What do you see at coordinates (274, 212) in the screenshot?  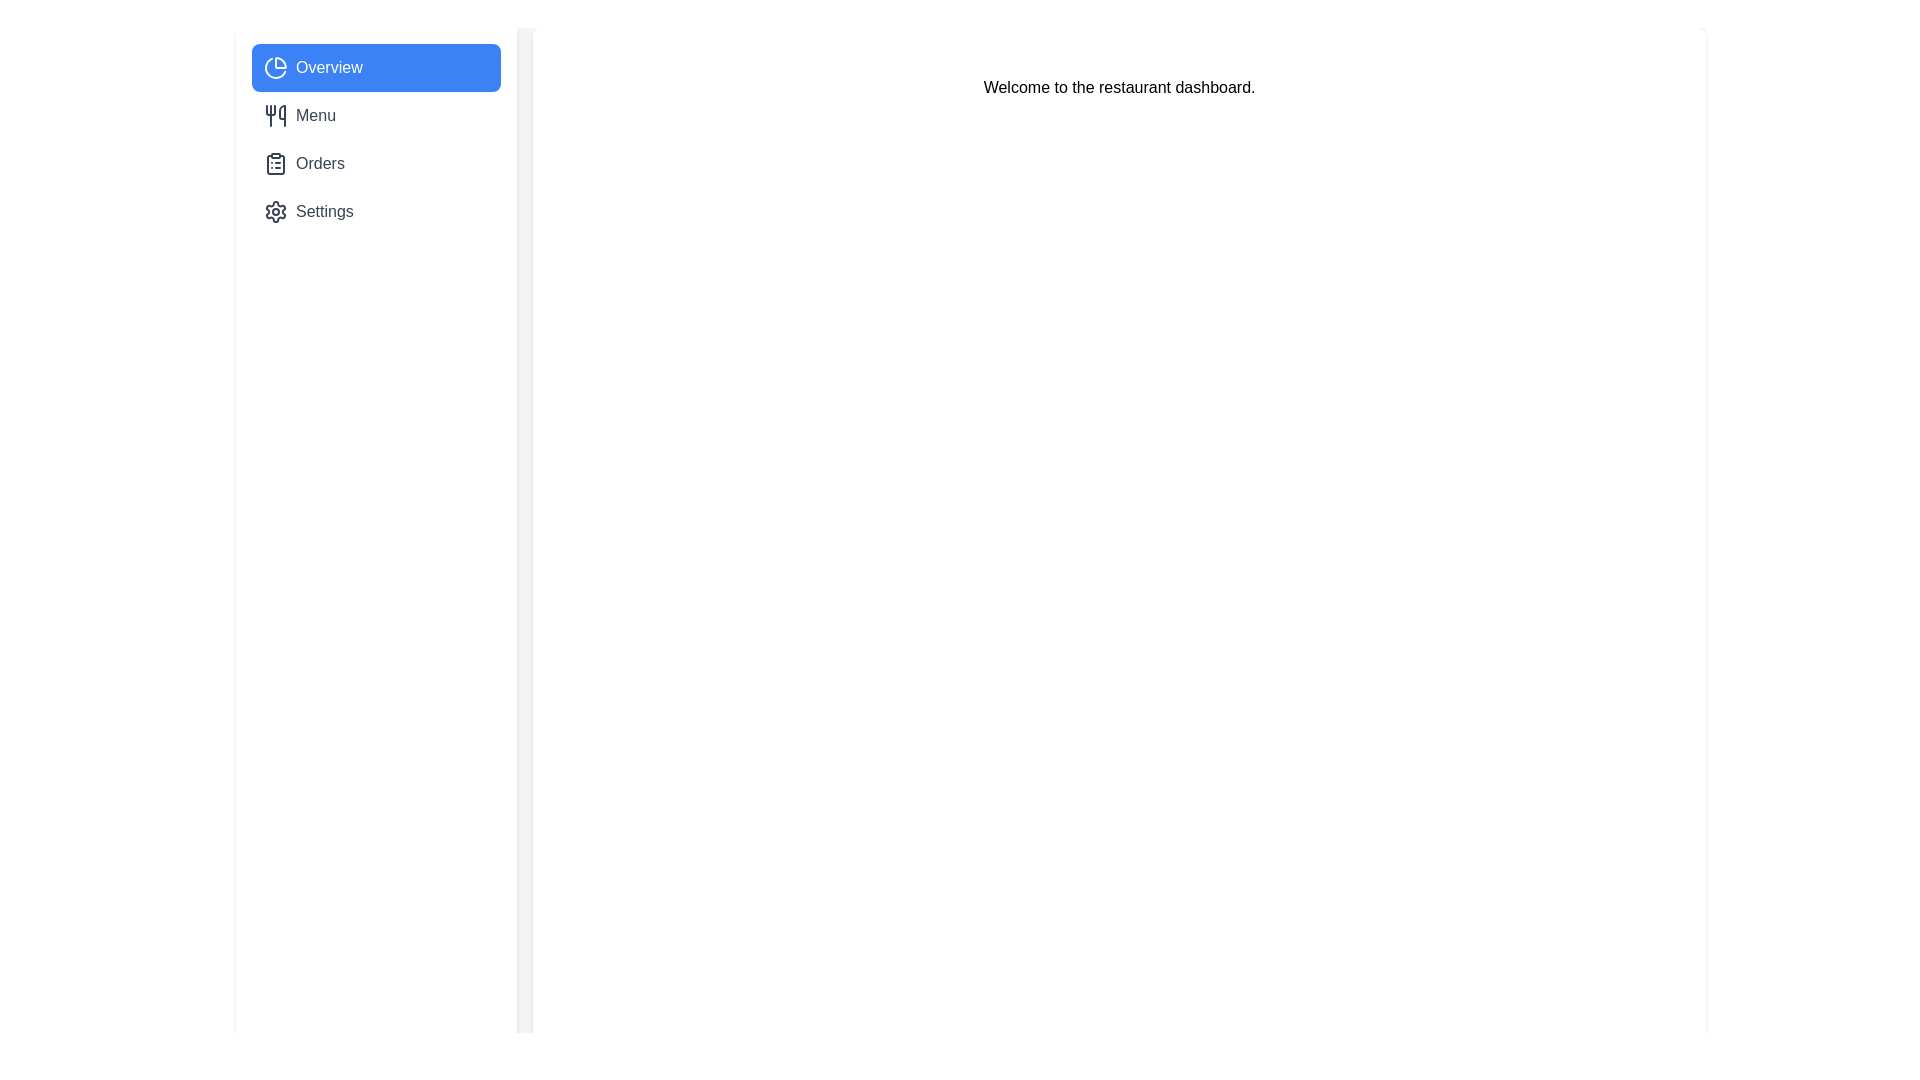 I see `the gear icon with a black outline, which symbolizes the settings functionality, located in the vertical sidebar menu` at bounding box center [274, 212].